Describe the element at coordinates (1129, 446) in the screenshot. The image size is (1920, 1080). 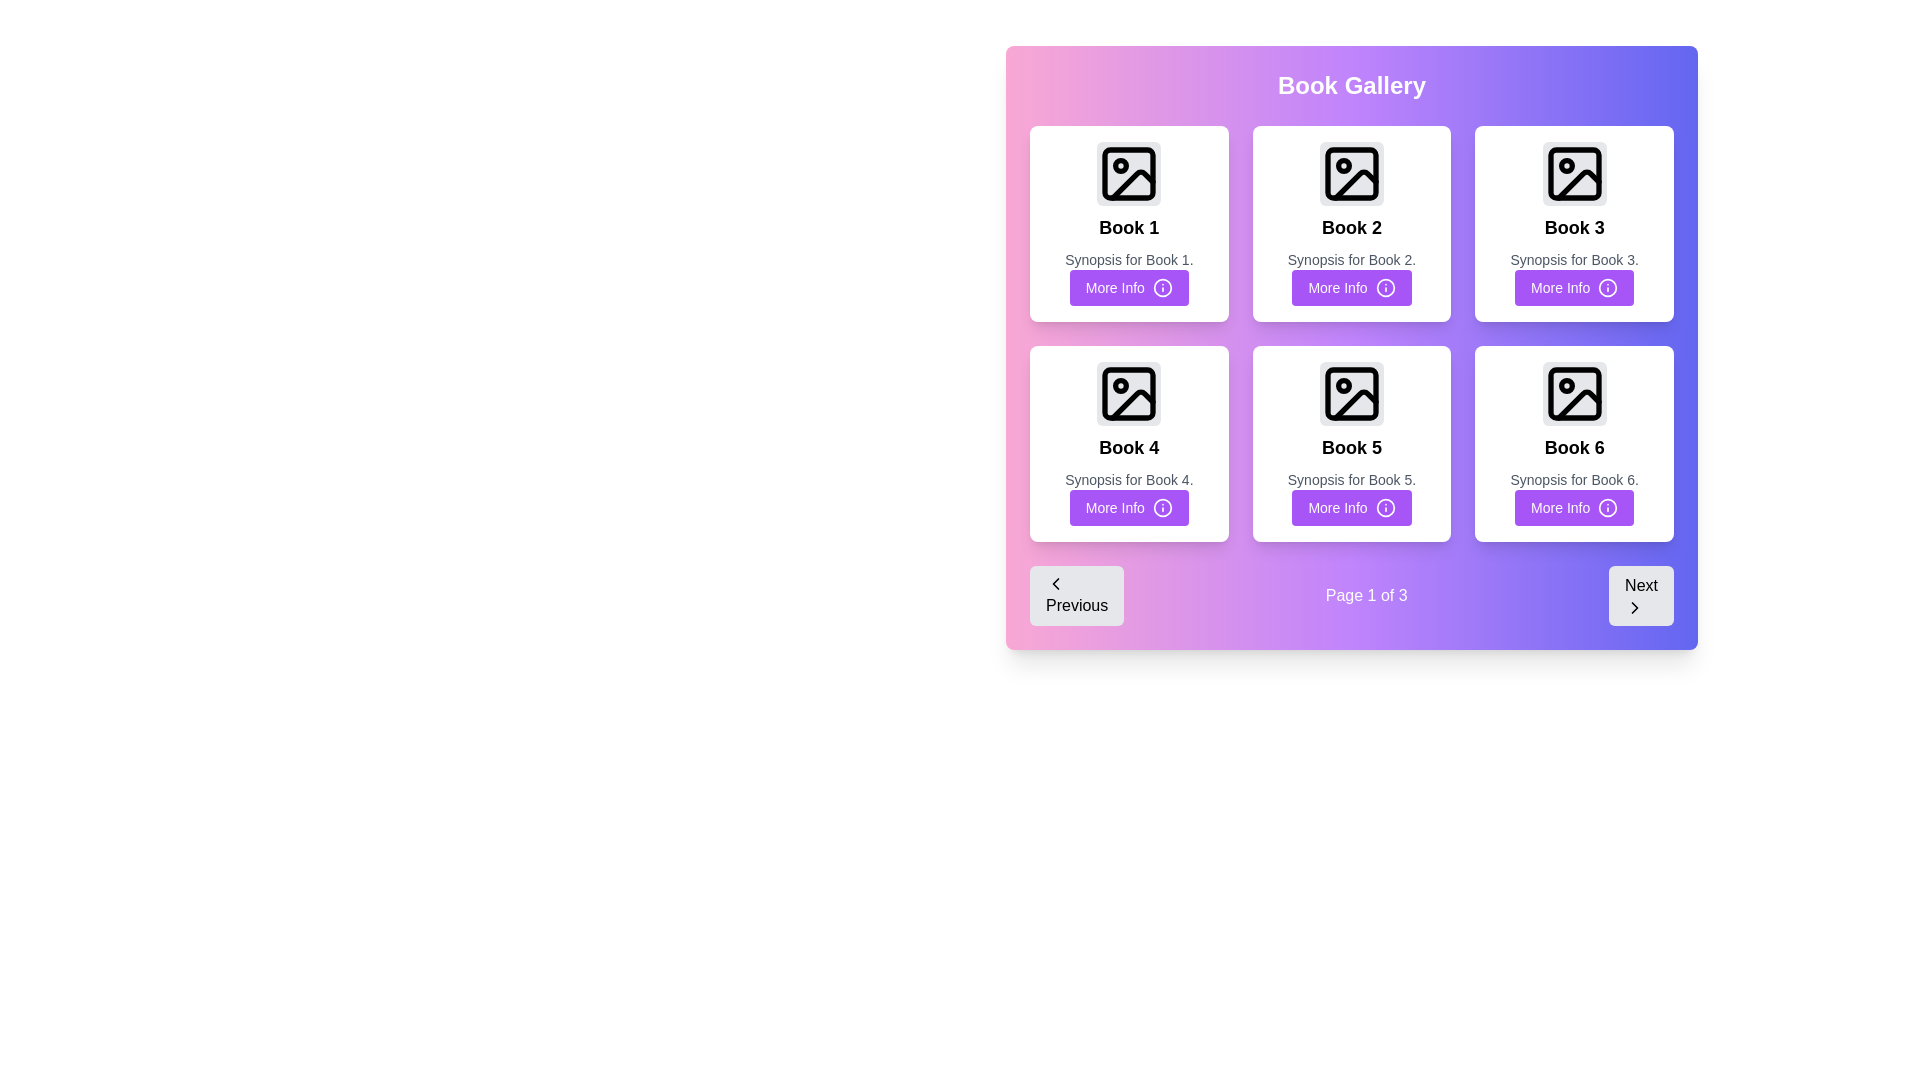
I see `text label displaying the book's name in the 'Book 4' card, located in the second row and first column of the grid layout` at that location.